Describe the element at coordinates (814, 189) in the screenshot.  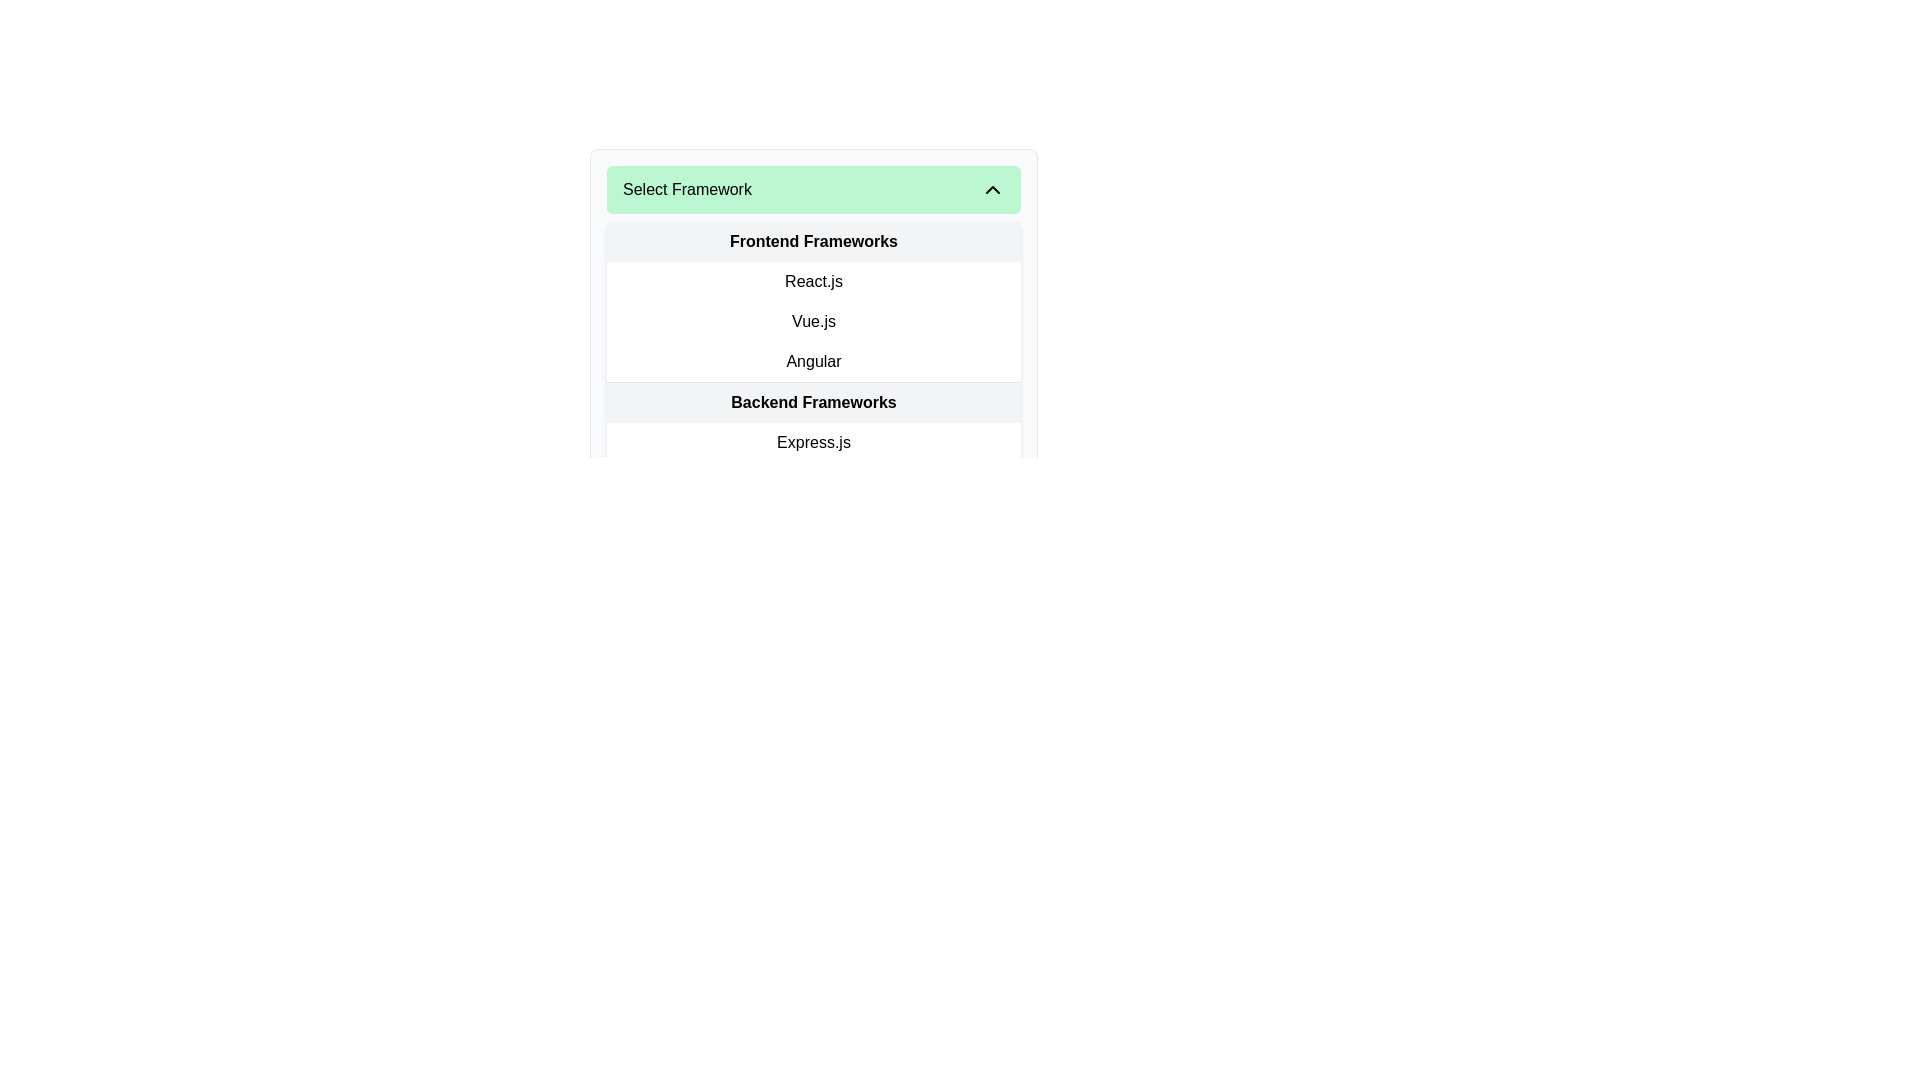
I see `the dropdown toggle button located at the top of the menu list` at that location.